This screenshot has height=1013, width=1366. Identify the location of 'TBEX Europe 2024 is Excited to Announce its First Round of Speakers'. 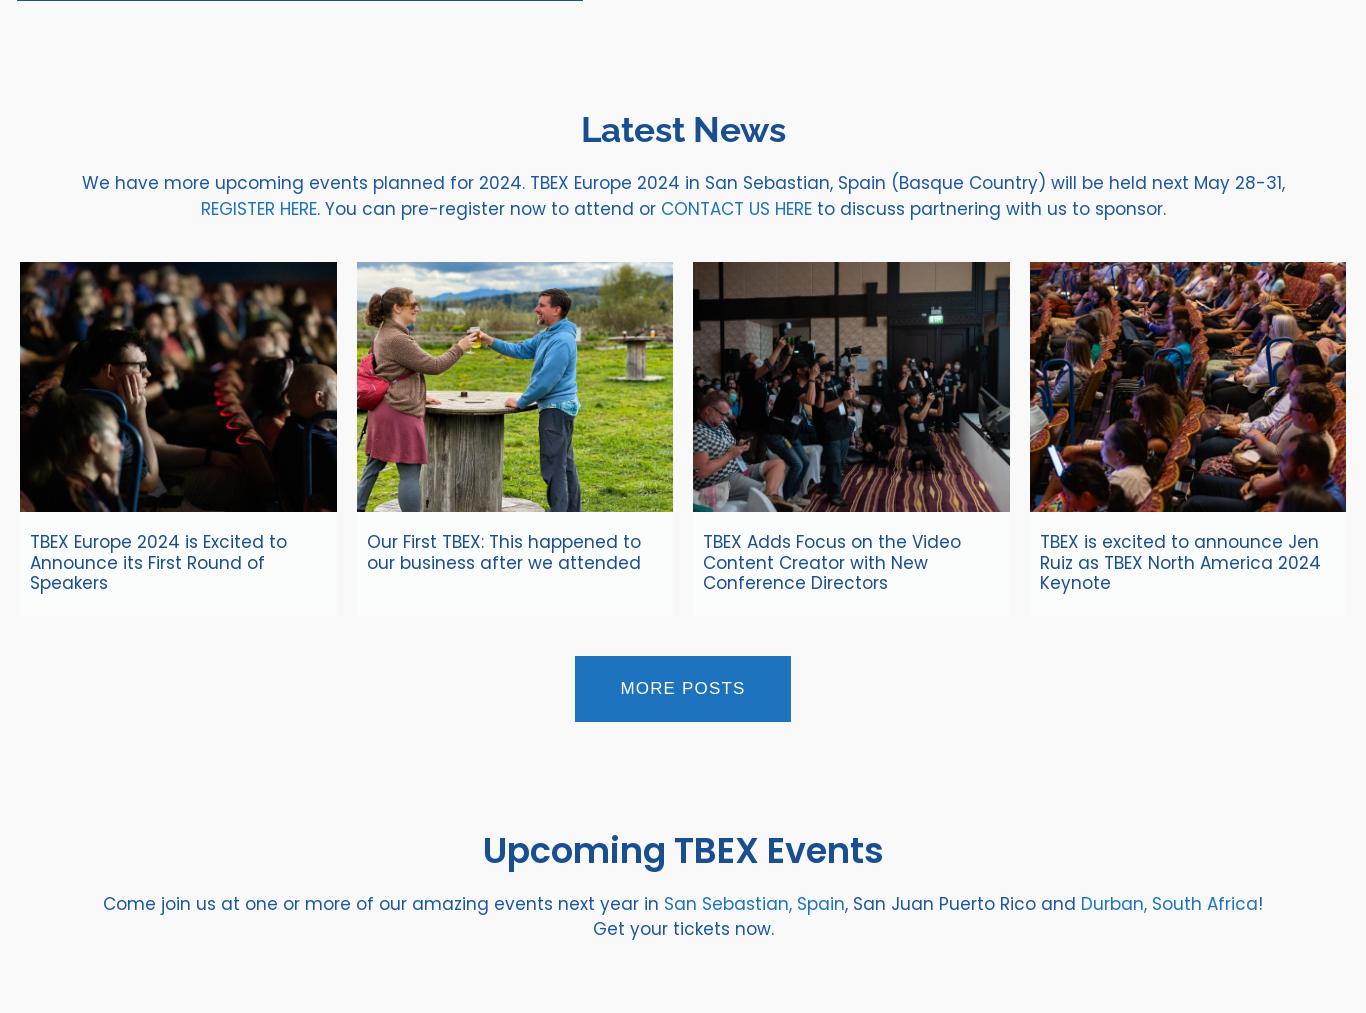
(30, 562).